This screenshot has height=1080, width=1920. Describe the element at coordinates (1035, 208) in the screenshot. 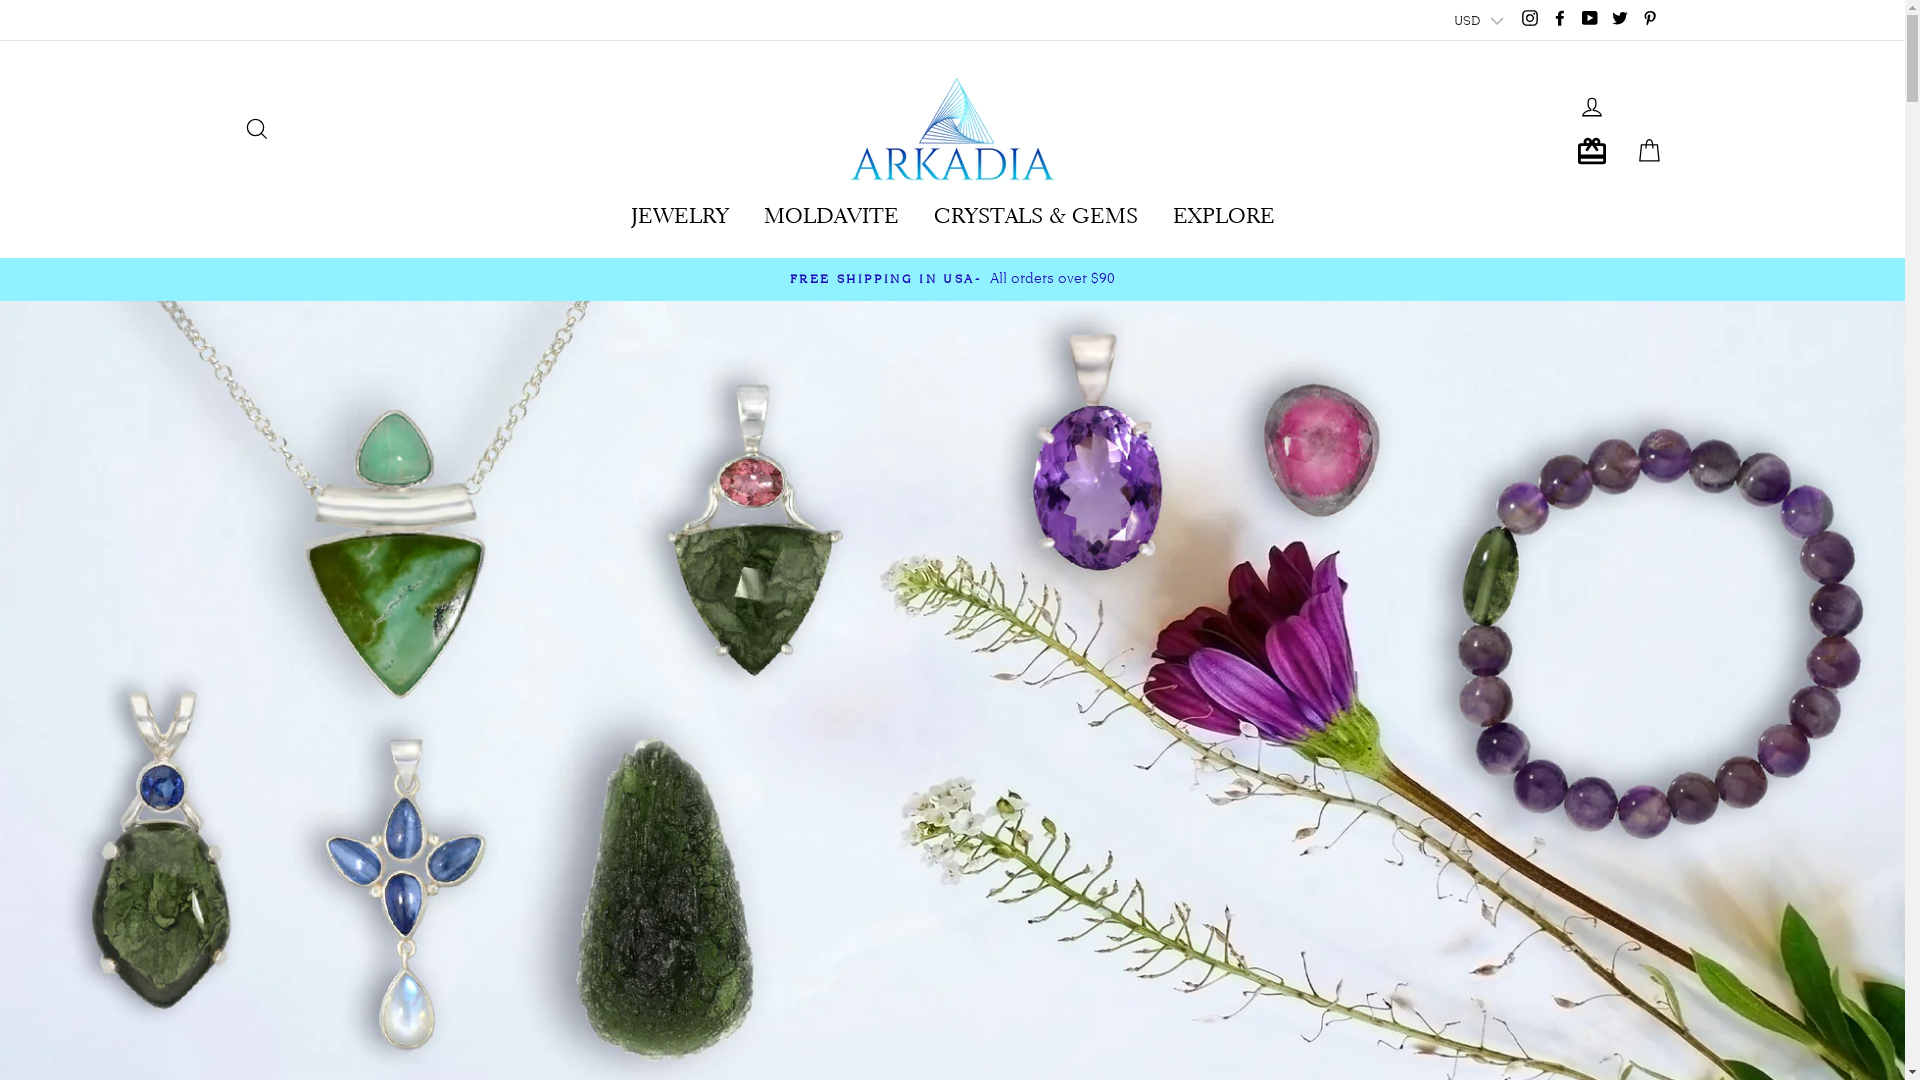

I see `'CRYSTALS & GEMS'` at that location.